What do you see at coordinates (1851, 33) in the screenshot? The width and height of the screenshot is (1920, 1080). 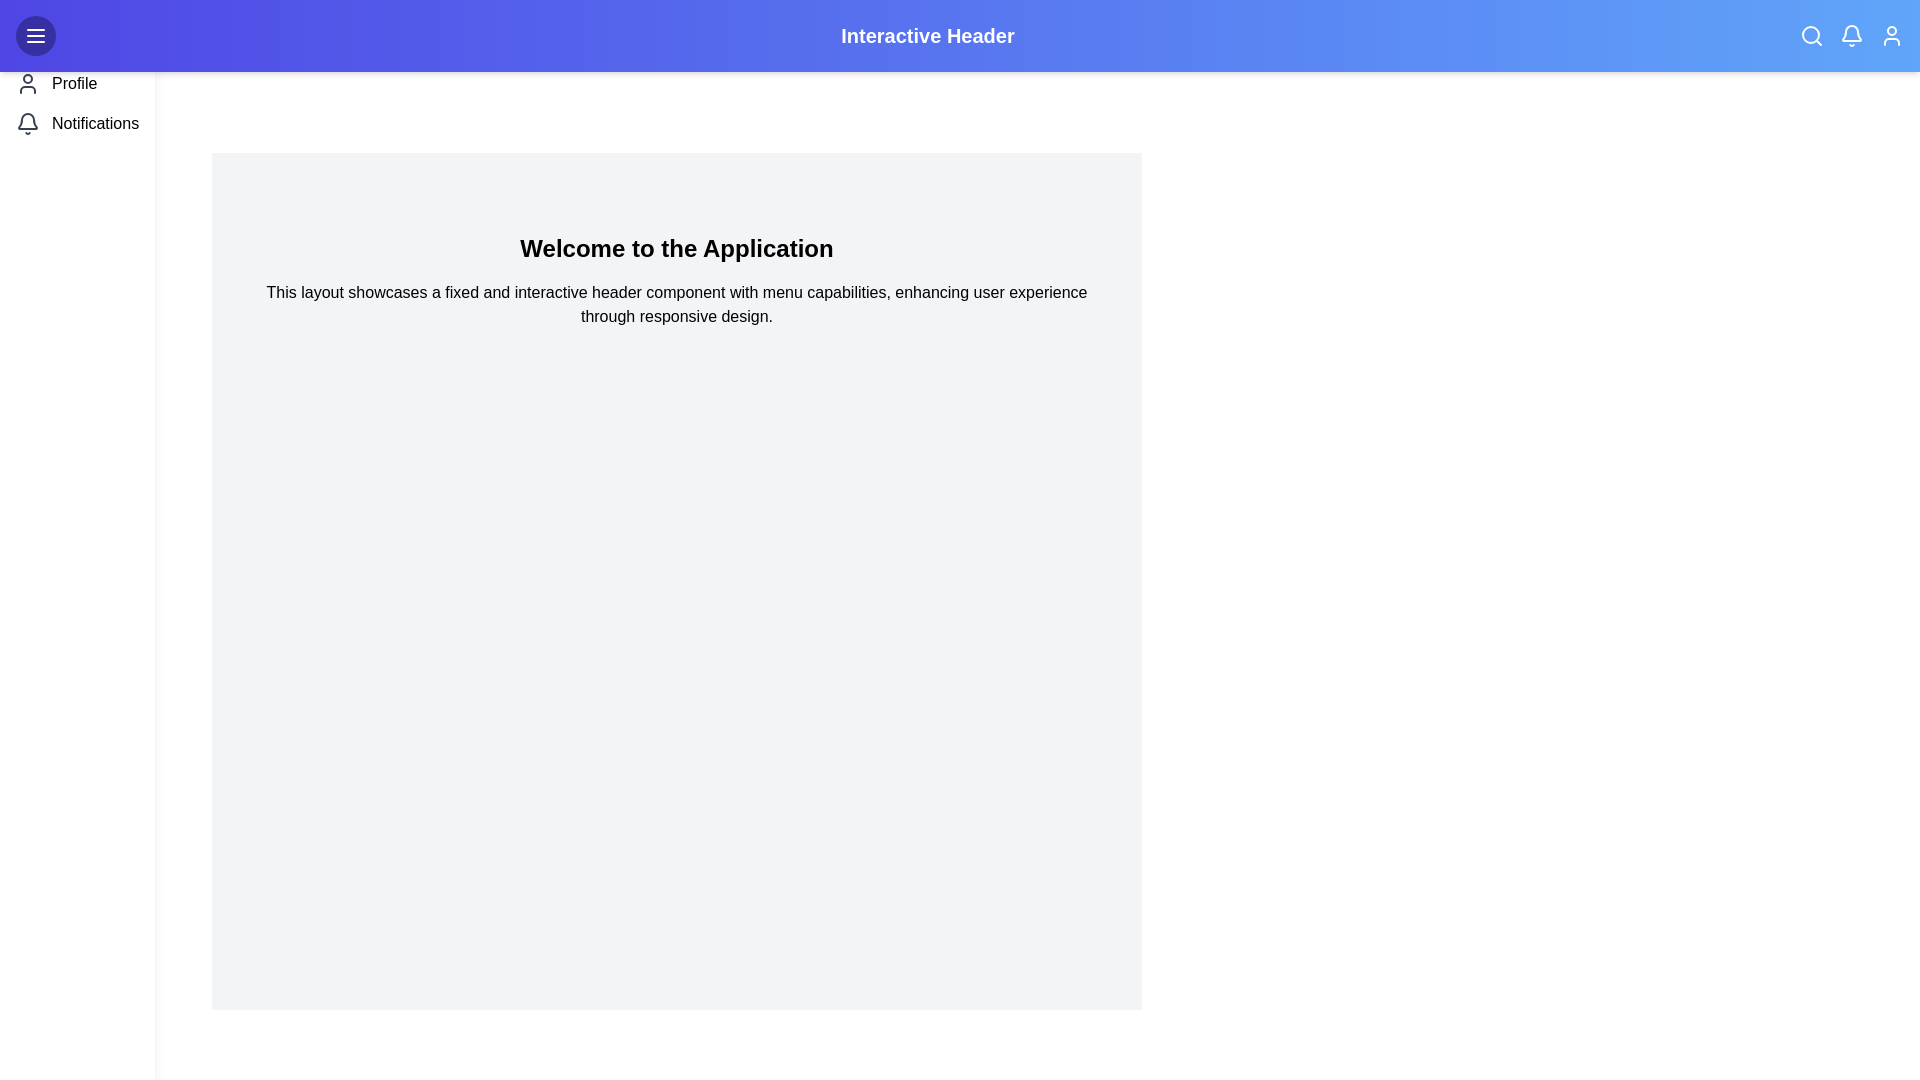 I see `the bell-shaped SVG icon located in the header bar, which is the second icon from left to right` at bounding box center [1851, 33].